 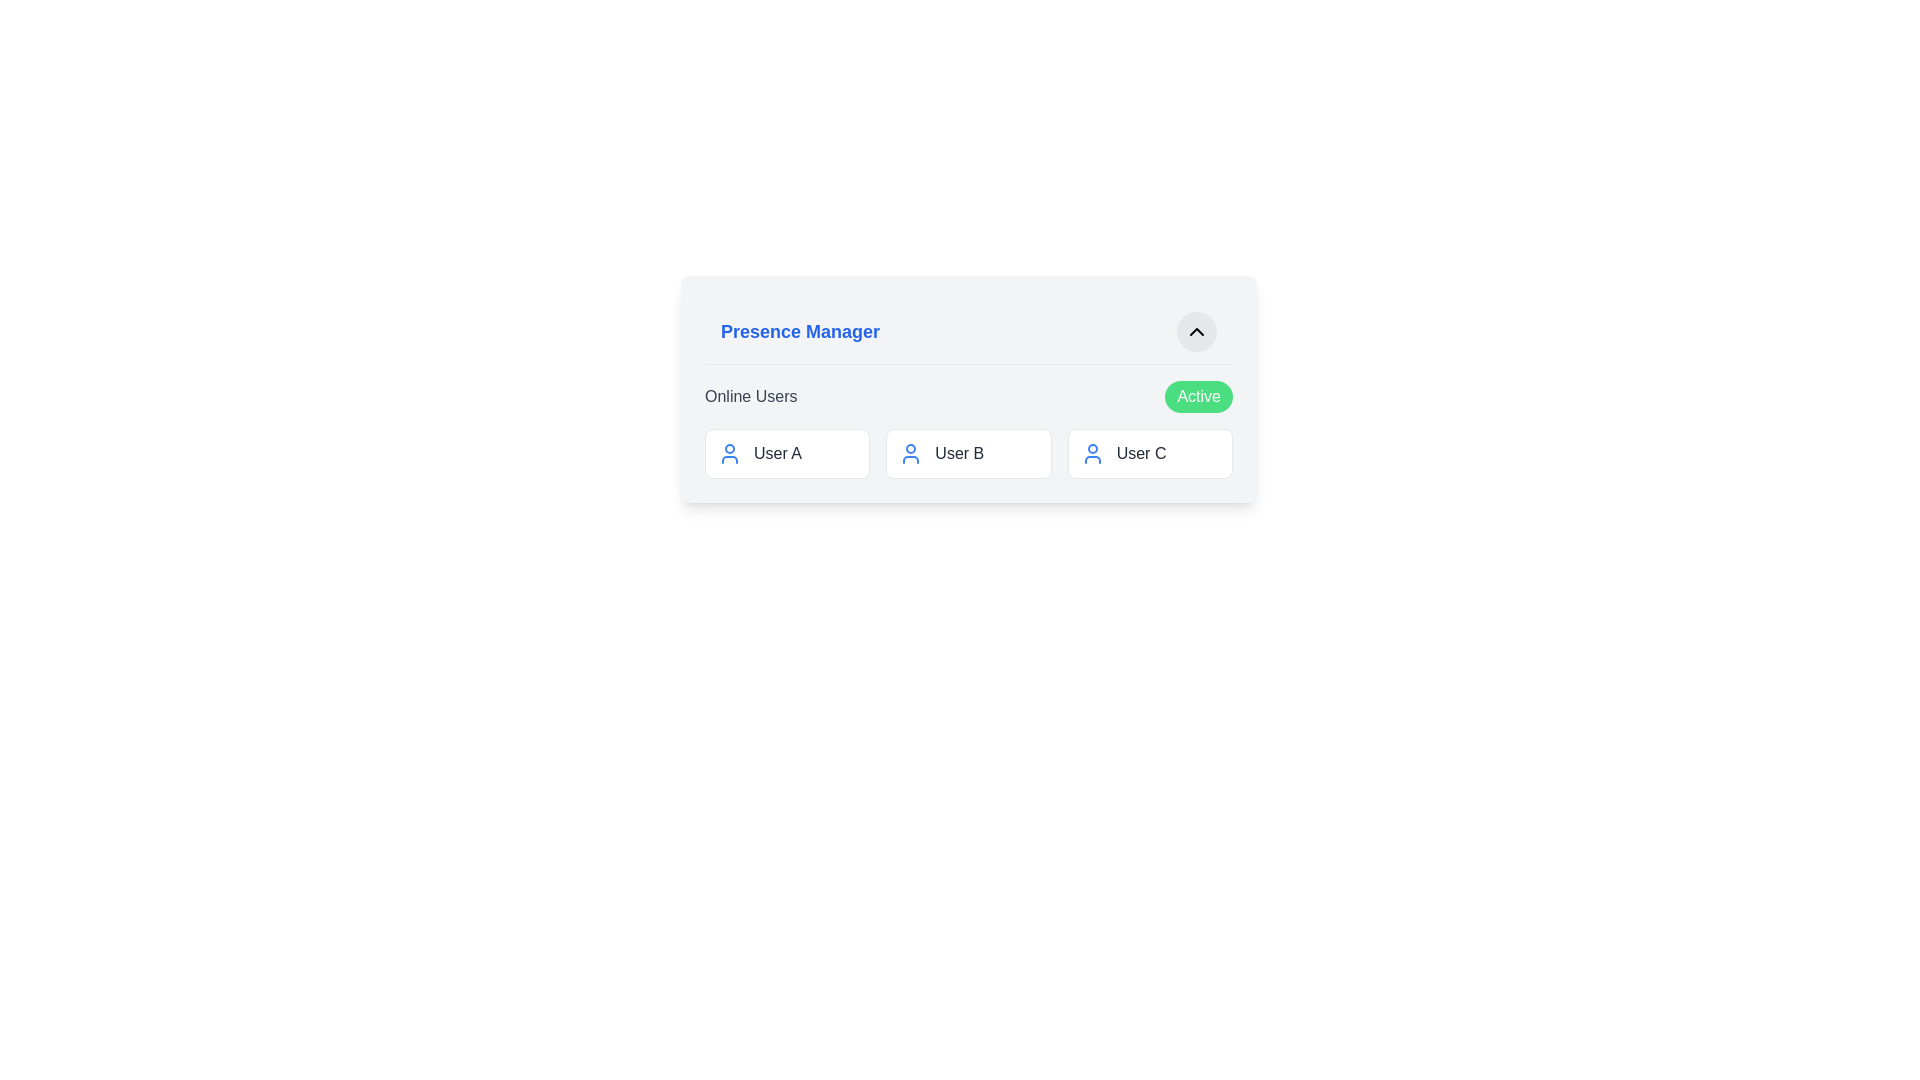 What do you see at coordinates (1196, 330) in the screenshot?
I see `the chevron arrow icon within the rounded button located at the top-right corner of the 'Presence Manager' card` at bounding box center [1196, 330].